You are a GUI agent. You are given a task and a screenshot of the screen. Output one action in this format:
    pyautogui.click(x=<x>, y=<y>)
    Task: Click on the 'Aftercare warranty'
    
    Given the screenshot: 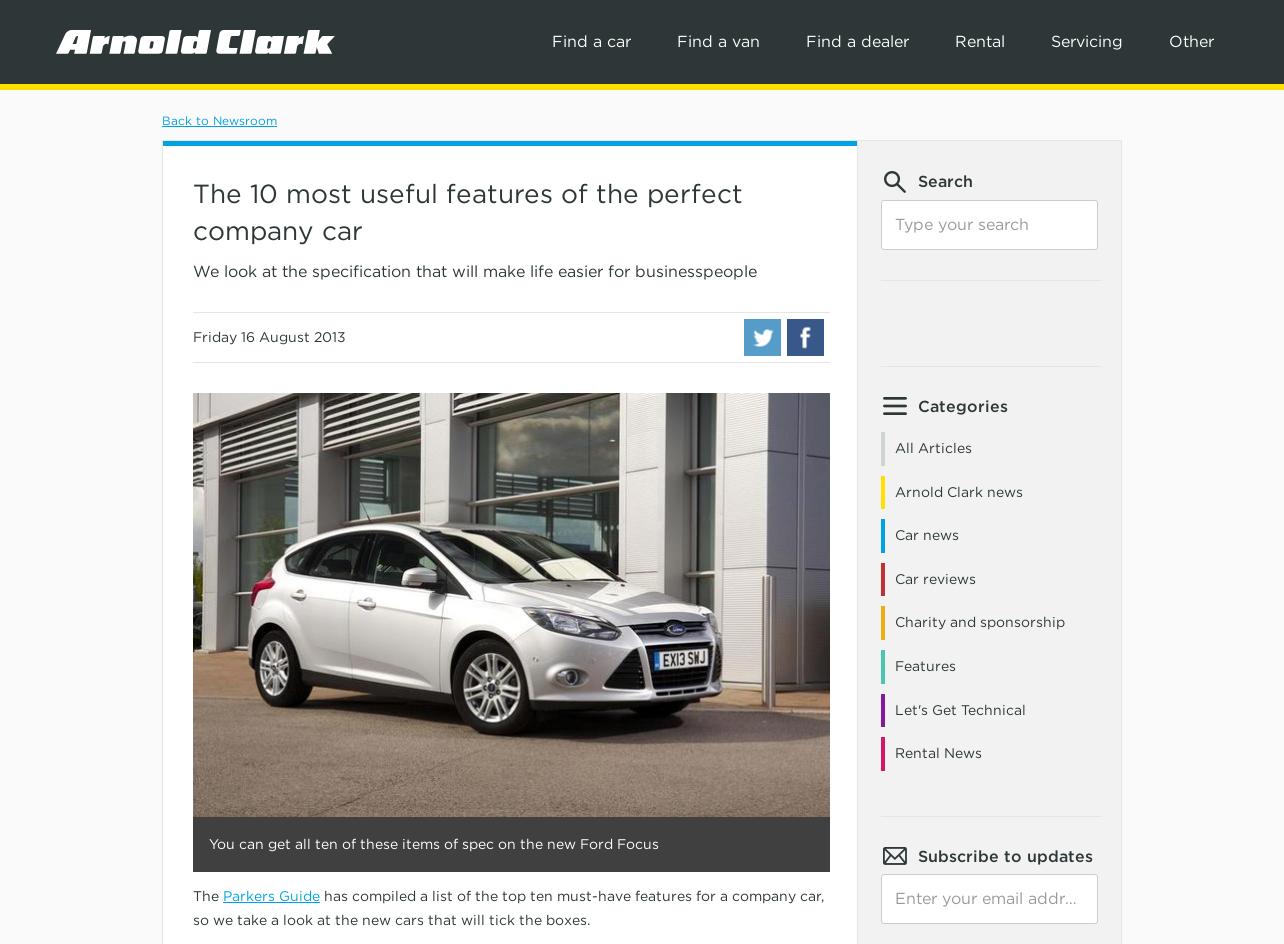 What is the action you would take?
    pyautogui.click(x=765, y=249)
    